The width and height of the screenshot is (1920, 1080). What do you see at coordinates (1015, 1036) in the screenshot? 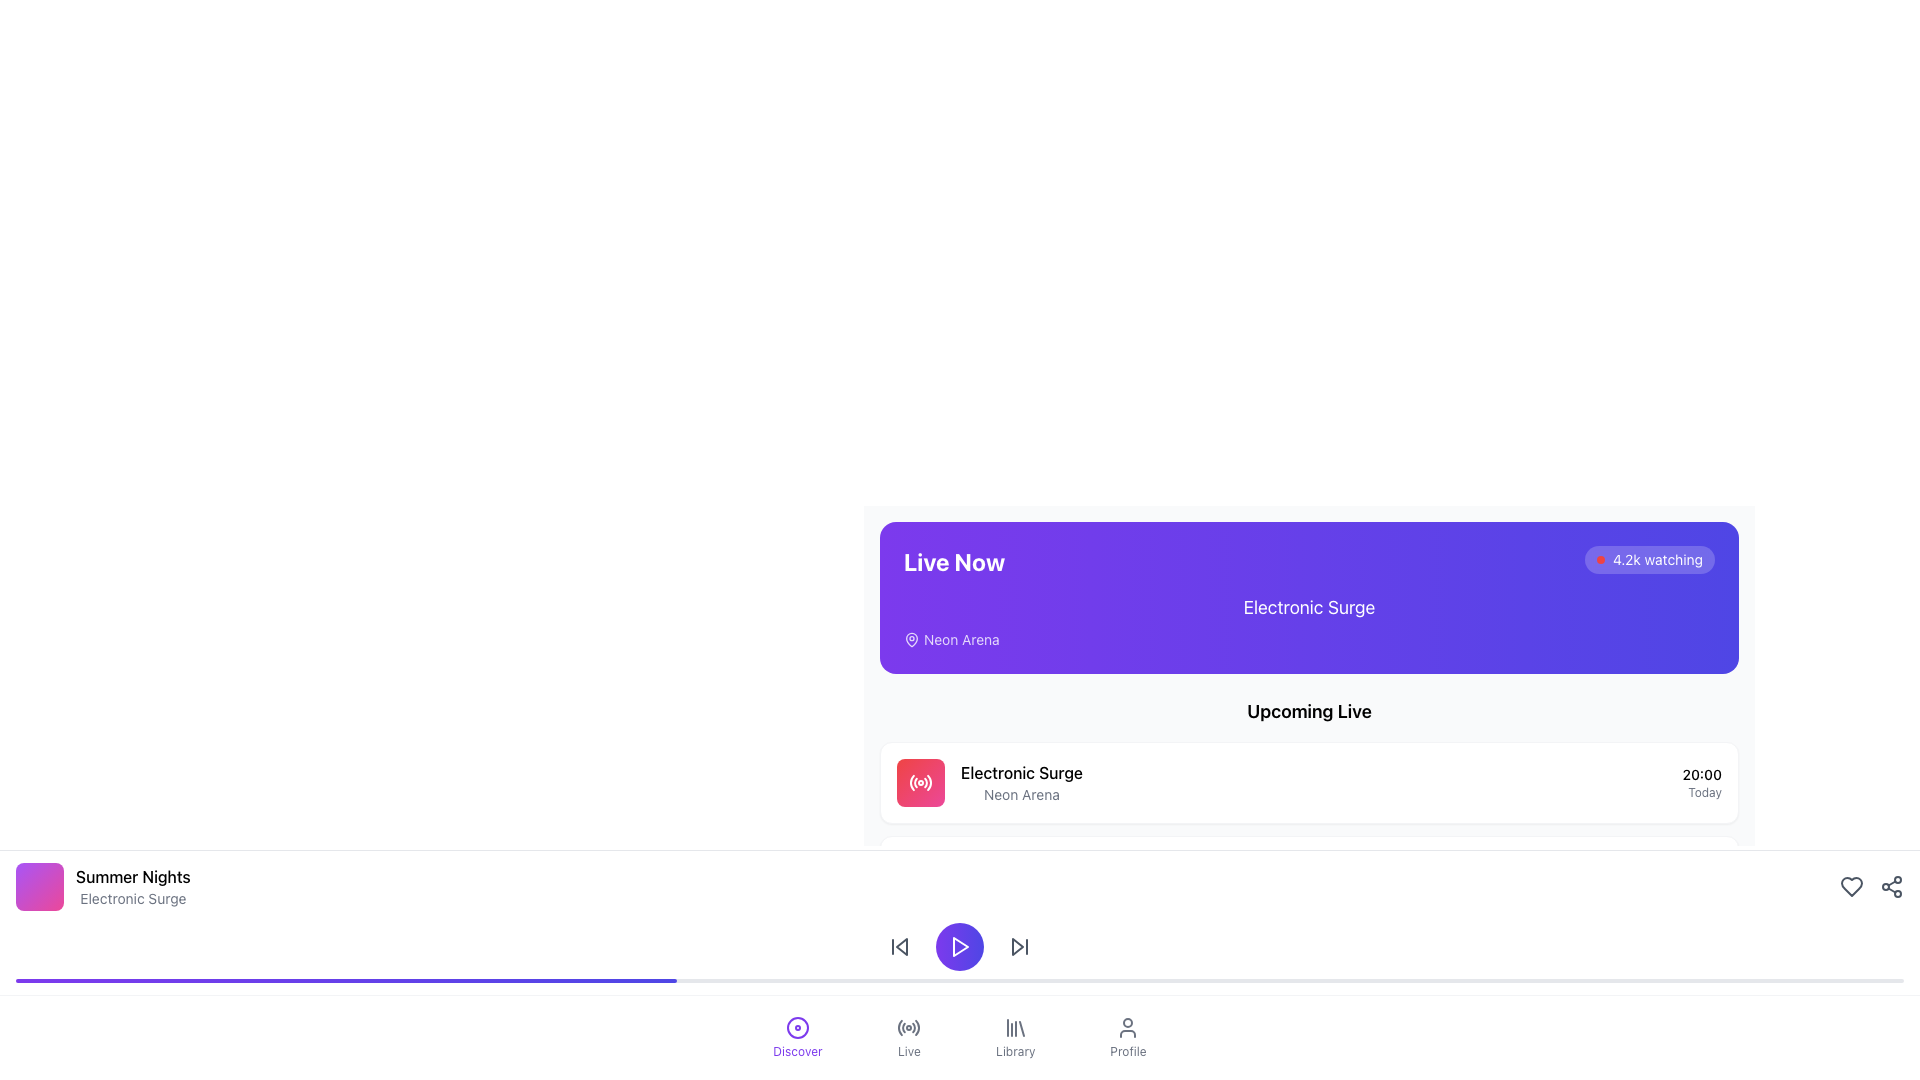
I see `the Navigation Button located in the bottom navigation bar` at bounding box center [1015, 1036].